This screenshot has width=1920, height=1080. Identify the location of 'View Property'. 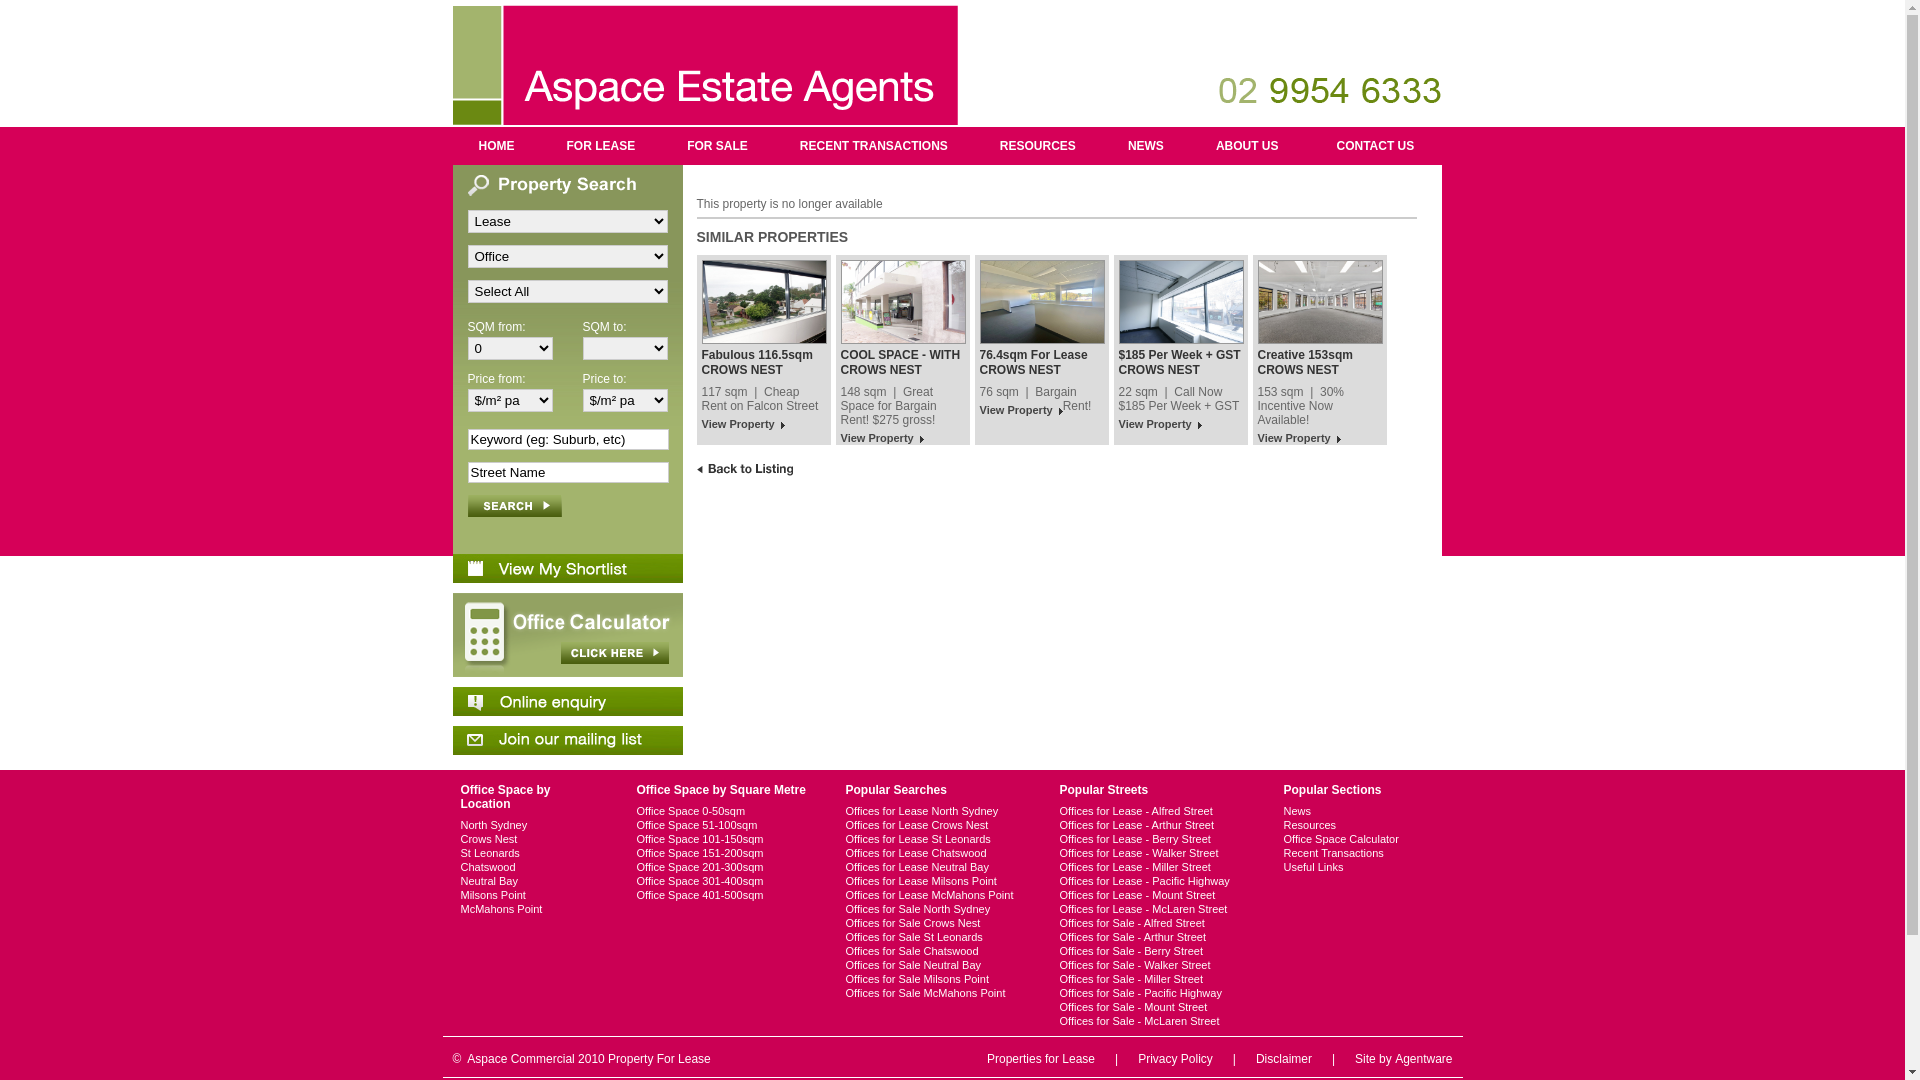
(742, 424).